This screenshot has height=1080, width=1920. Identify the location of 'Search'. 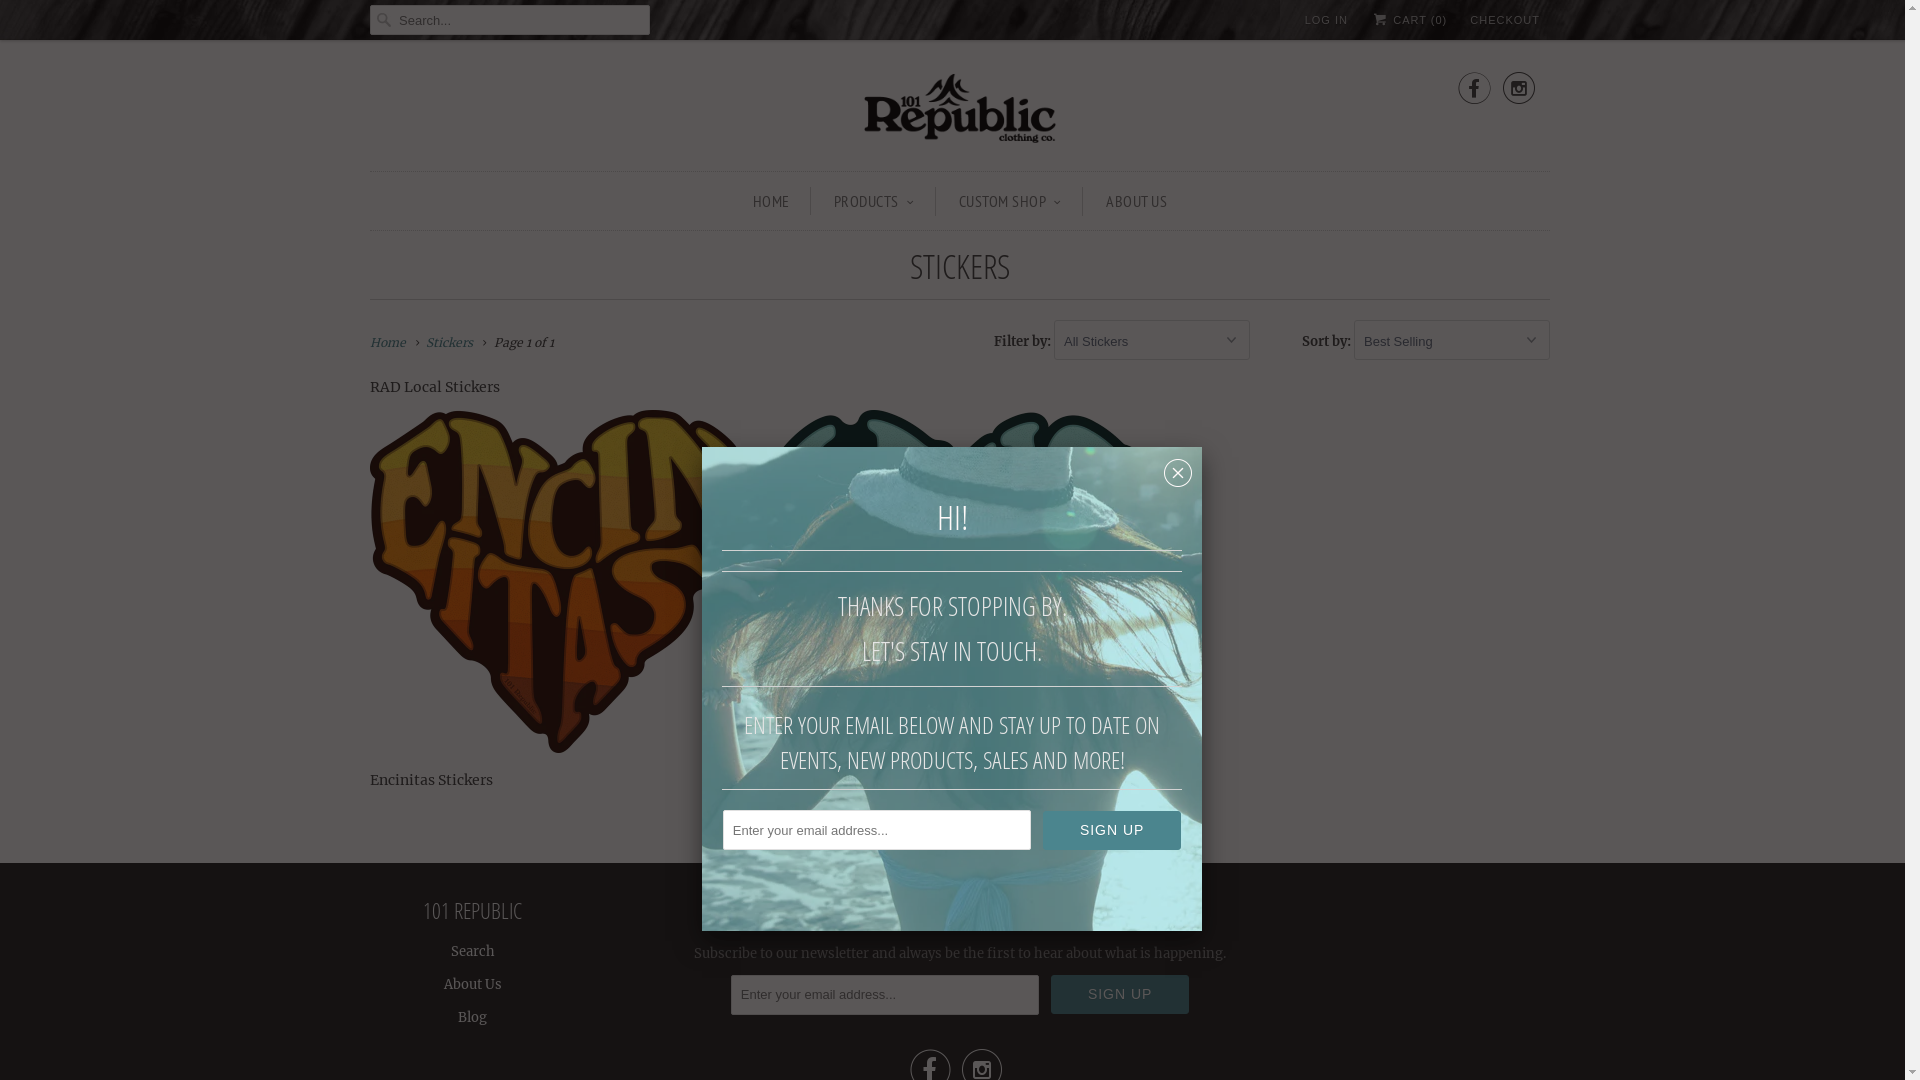
(449, 950).